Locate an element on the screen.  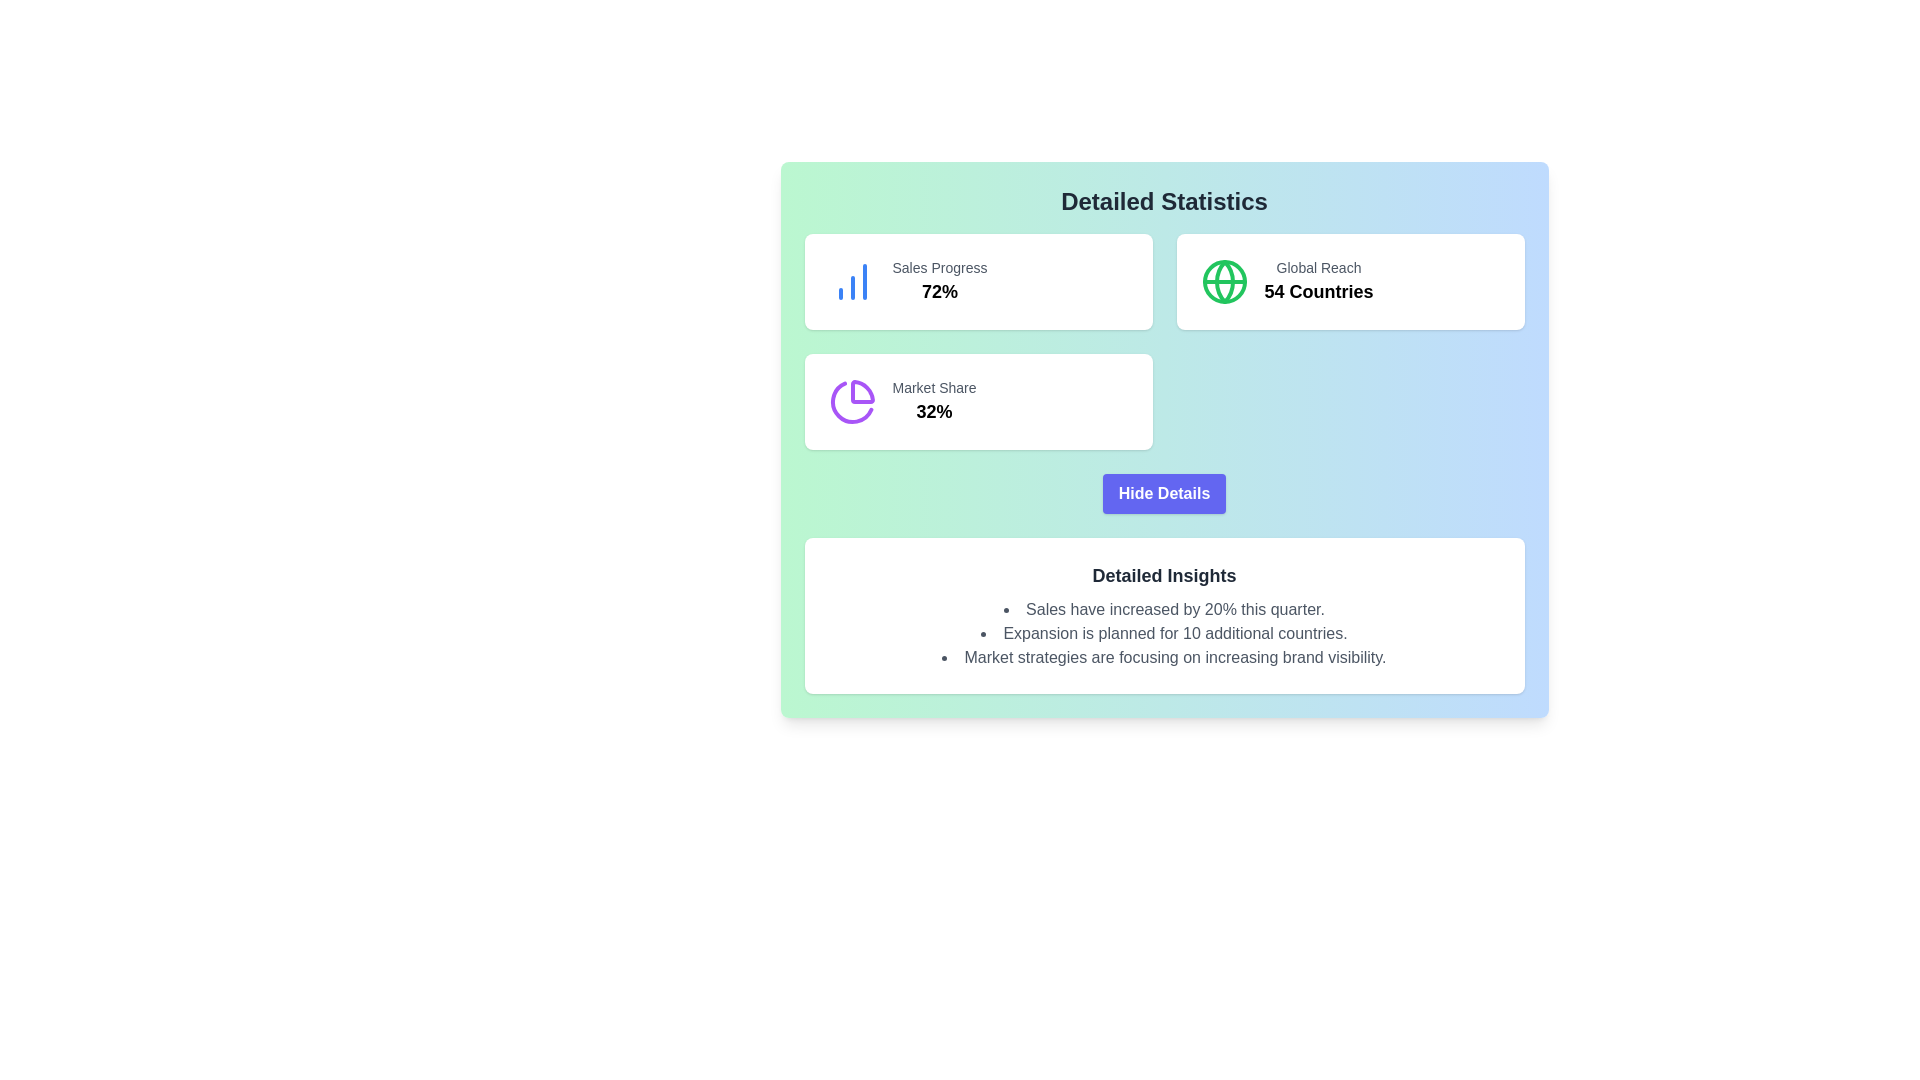
the Chart Representation icon, which is styled in blue and visually resembles a bar chart, located inside a white card at the top-left corner of the interface, next to the text 'Sales Progress 72%' is located at coordinates (852, 281).